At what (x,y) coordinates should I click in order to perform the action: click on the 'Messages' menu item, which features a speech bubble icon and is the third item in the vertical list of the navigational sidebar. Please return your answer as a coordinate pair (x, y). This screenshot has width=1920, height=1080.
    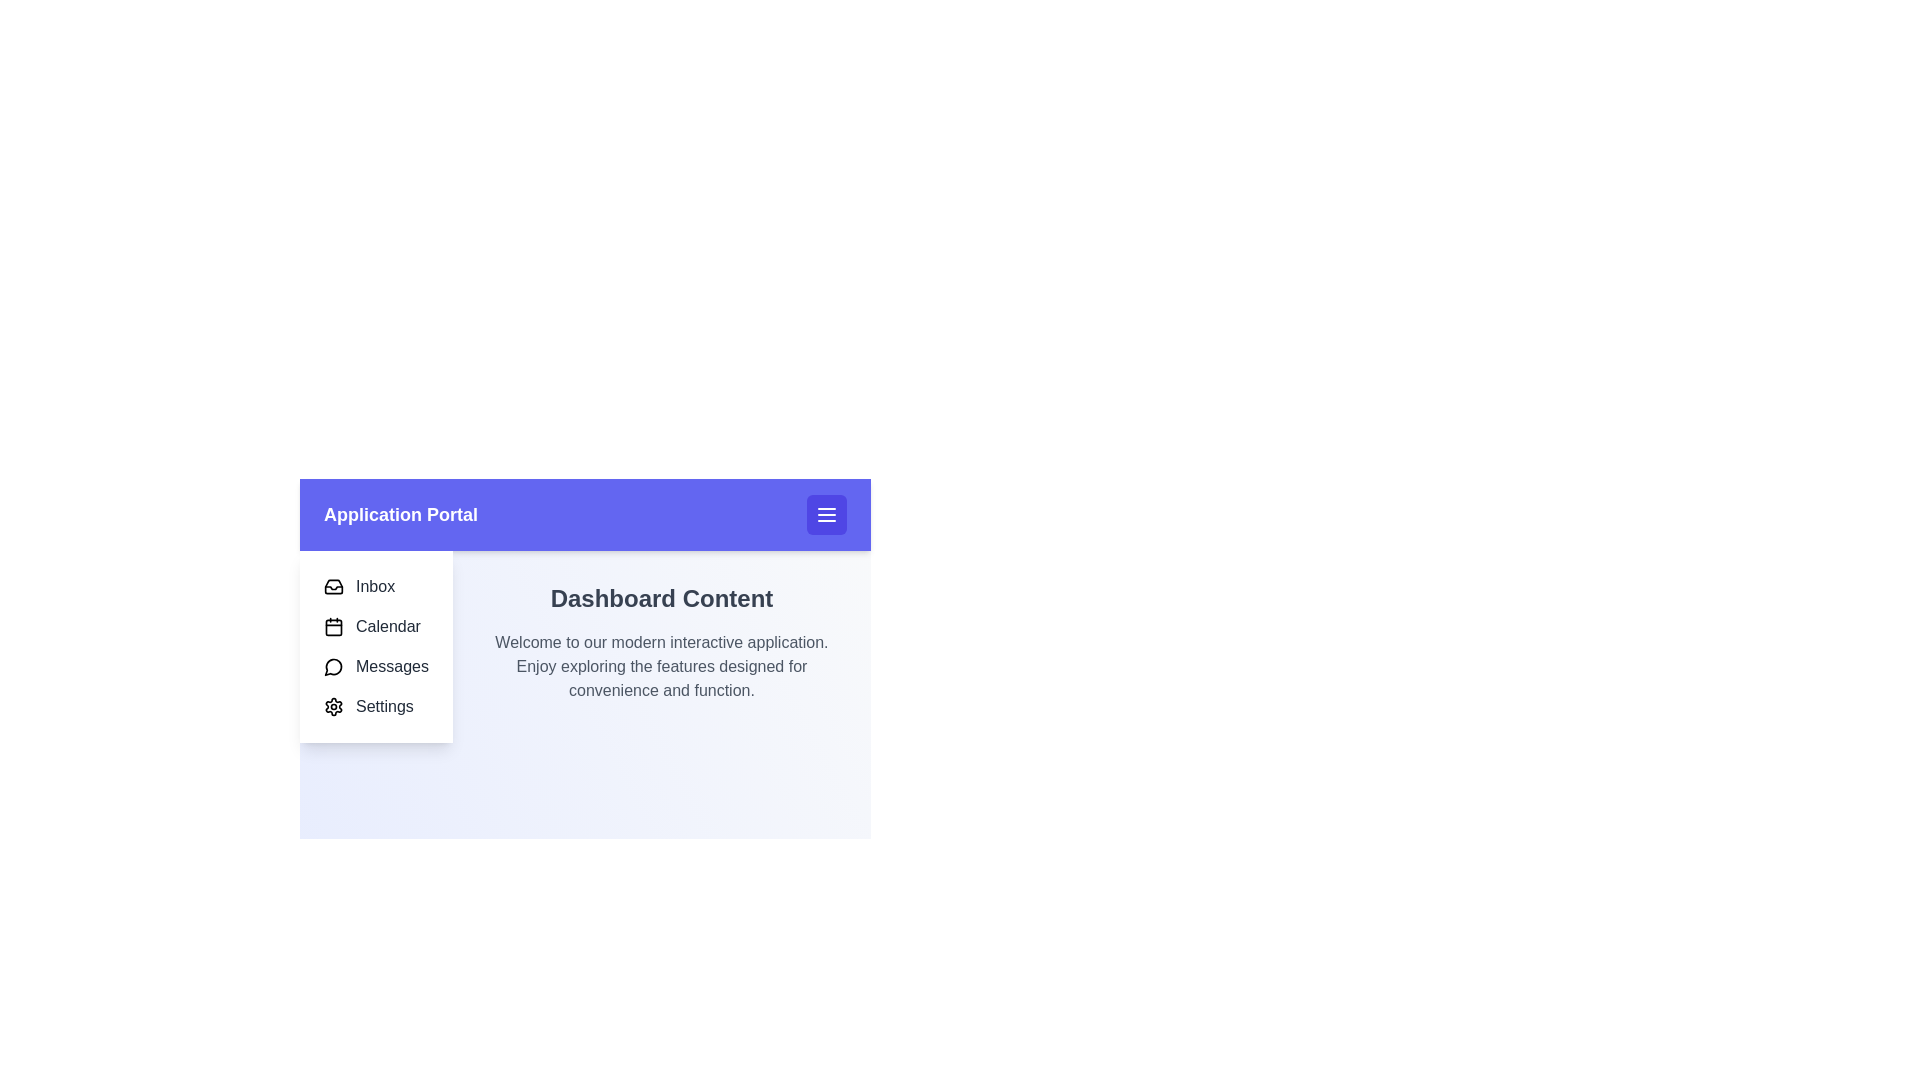
    Looking at the image, I should click on (376, 667).